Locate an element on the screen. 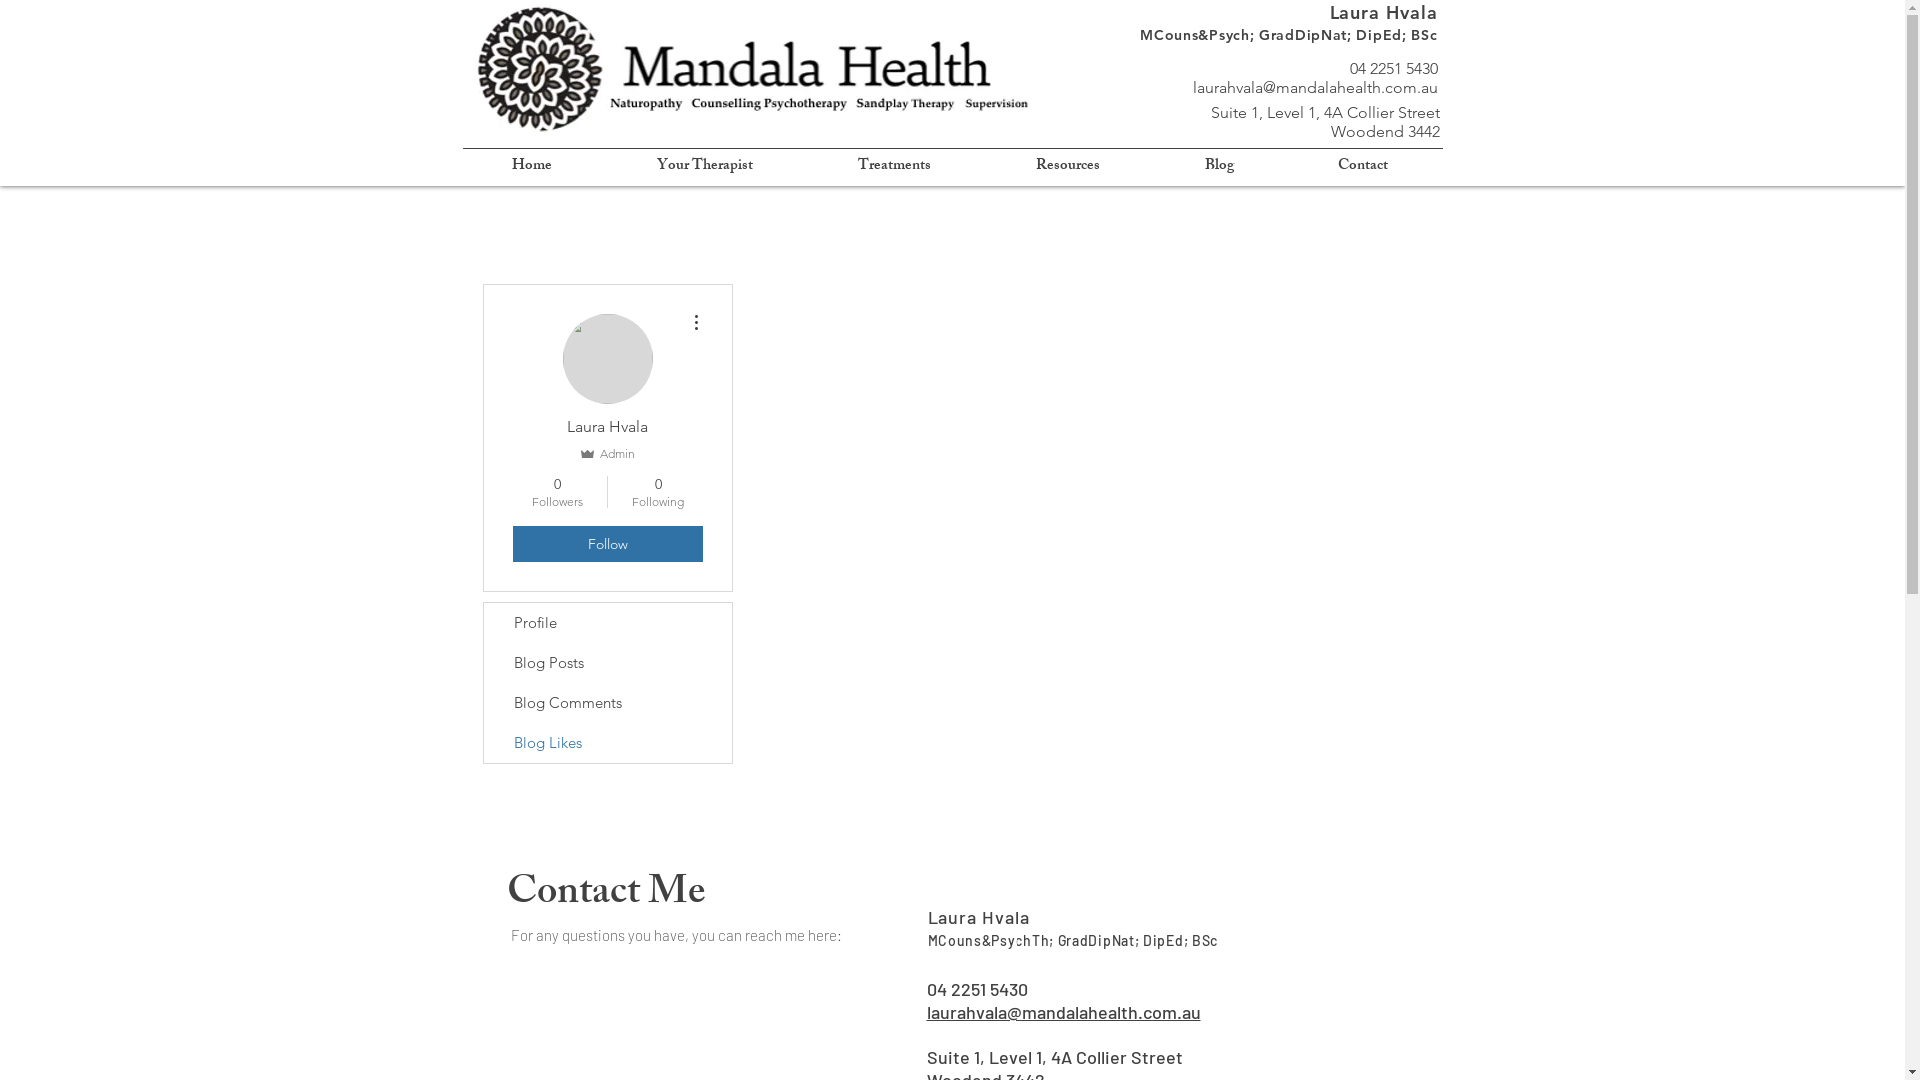  '04 2251 5430' is located at coordinates (976, 987).